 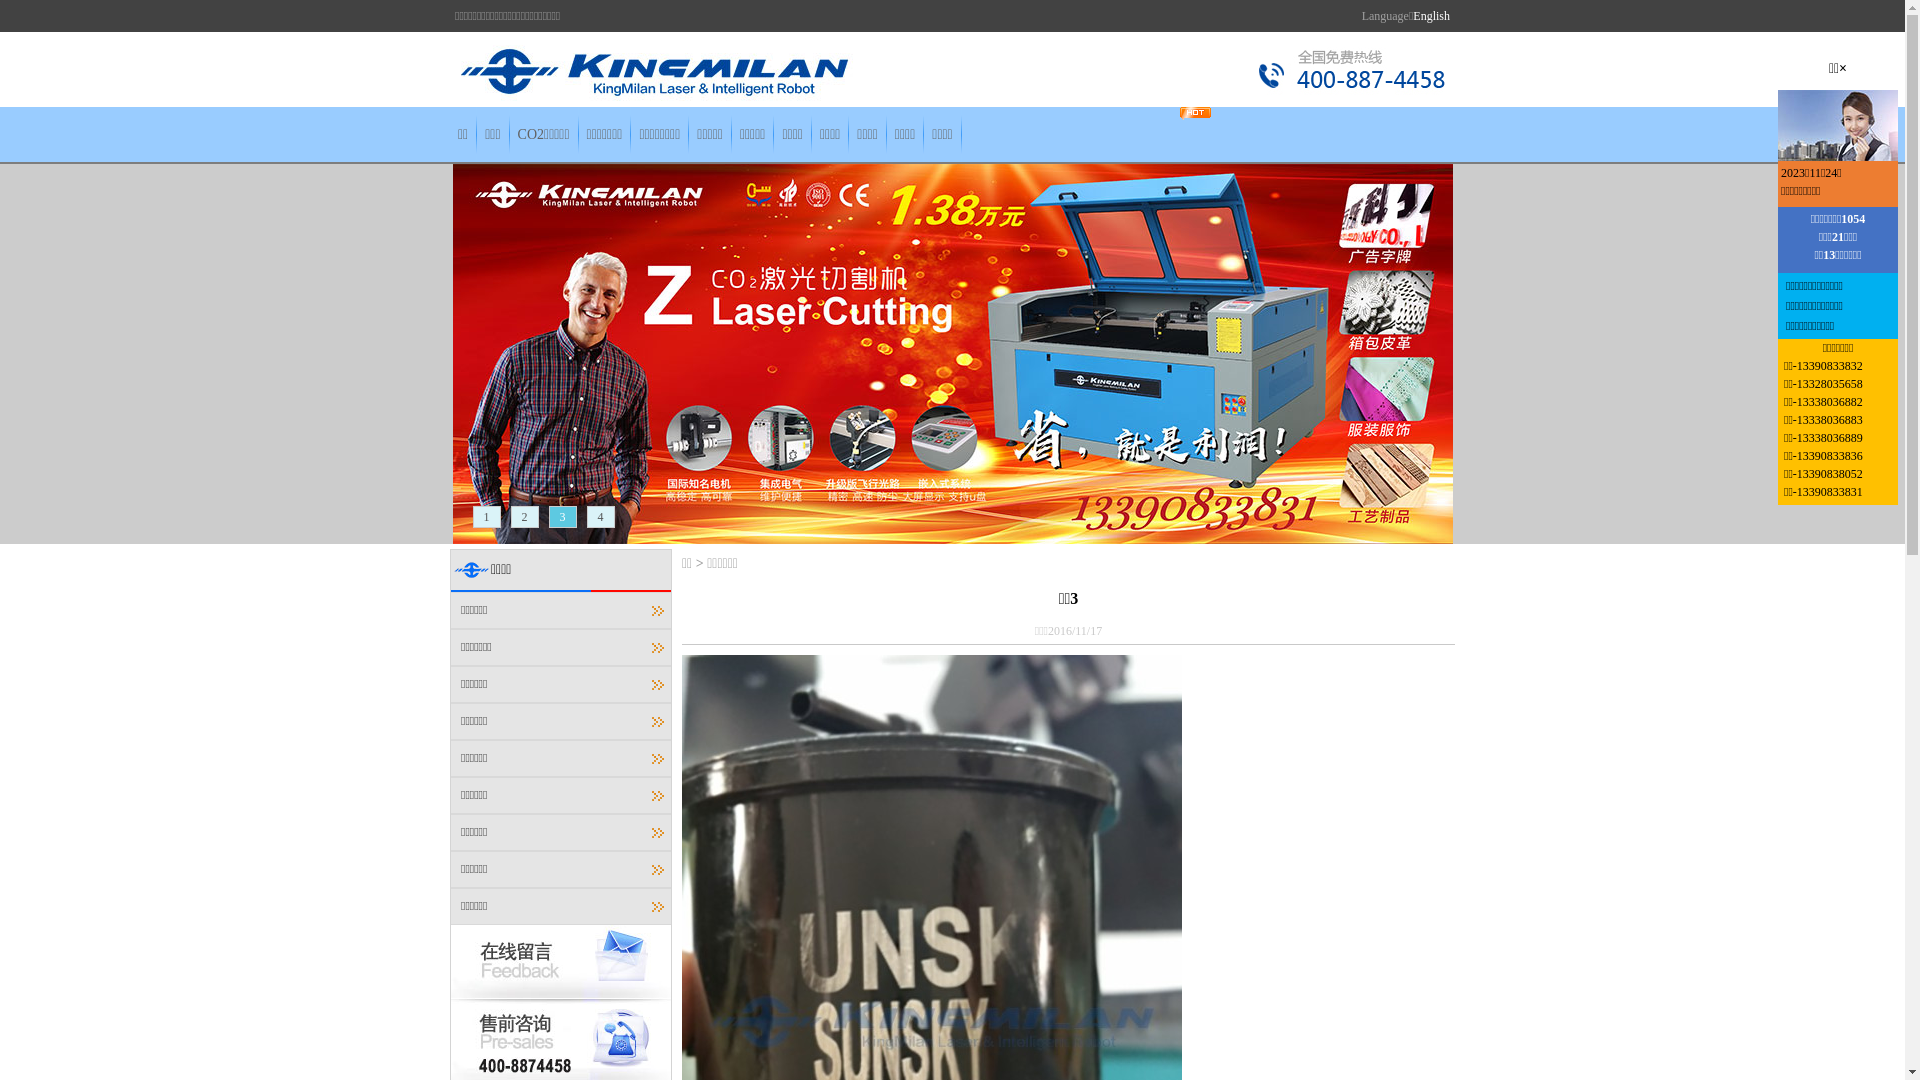 What do you see at coordinates (560, 515) in the screenshot?
I see `'3'` at bounding box center [560, 515].